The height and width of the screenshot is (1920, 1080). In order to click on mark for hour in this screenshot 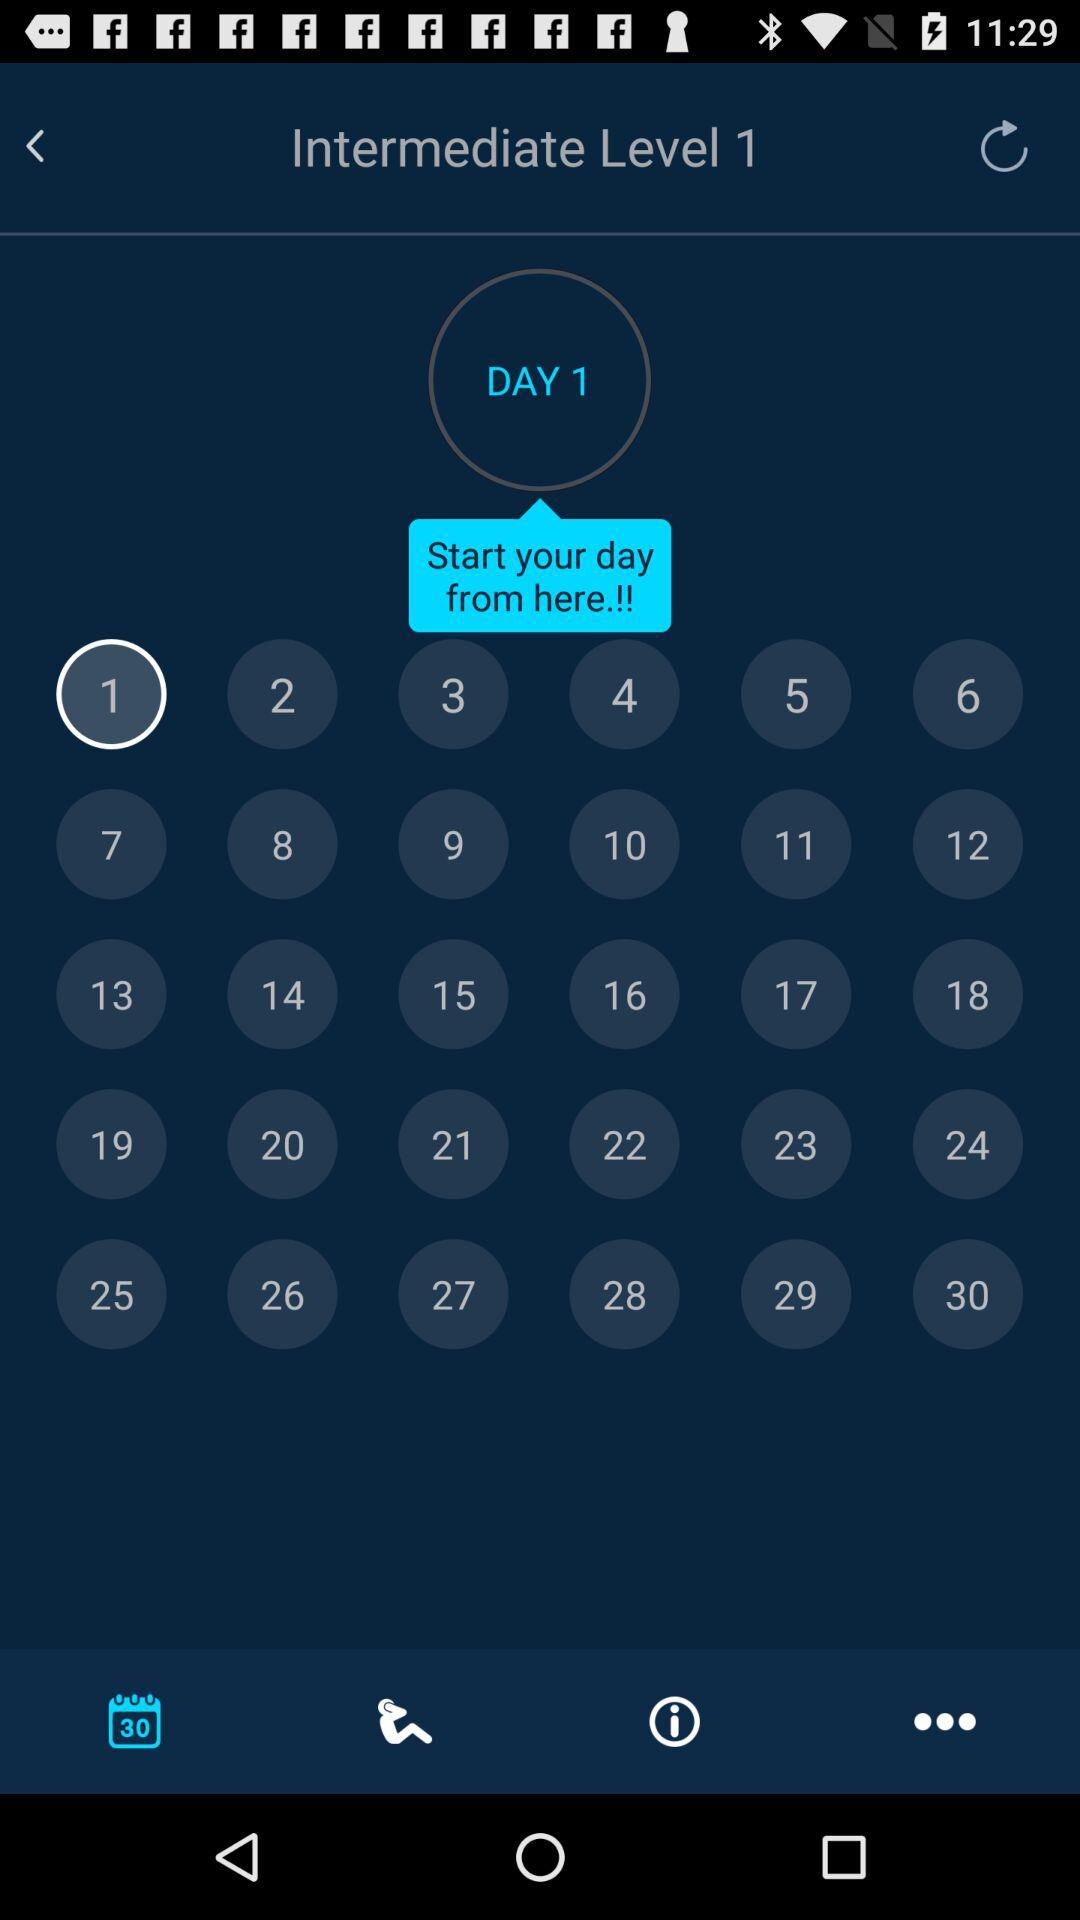, I will do `click(966, 844)`.